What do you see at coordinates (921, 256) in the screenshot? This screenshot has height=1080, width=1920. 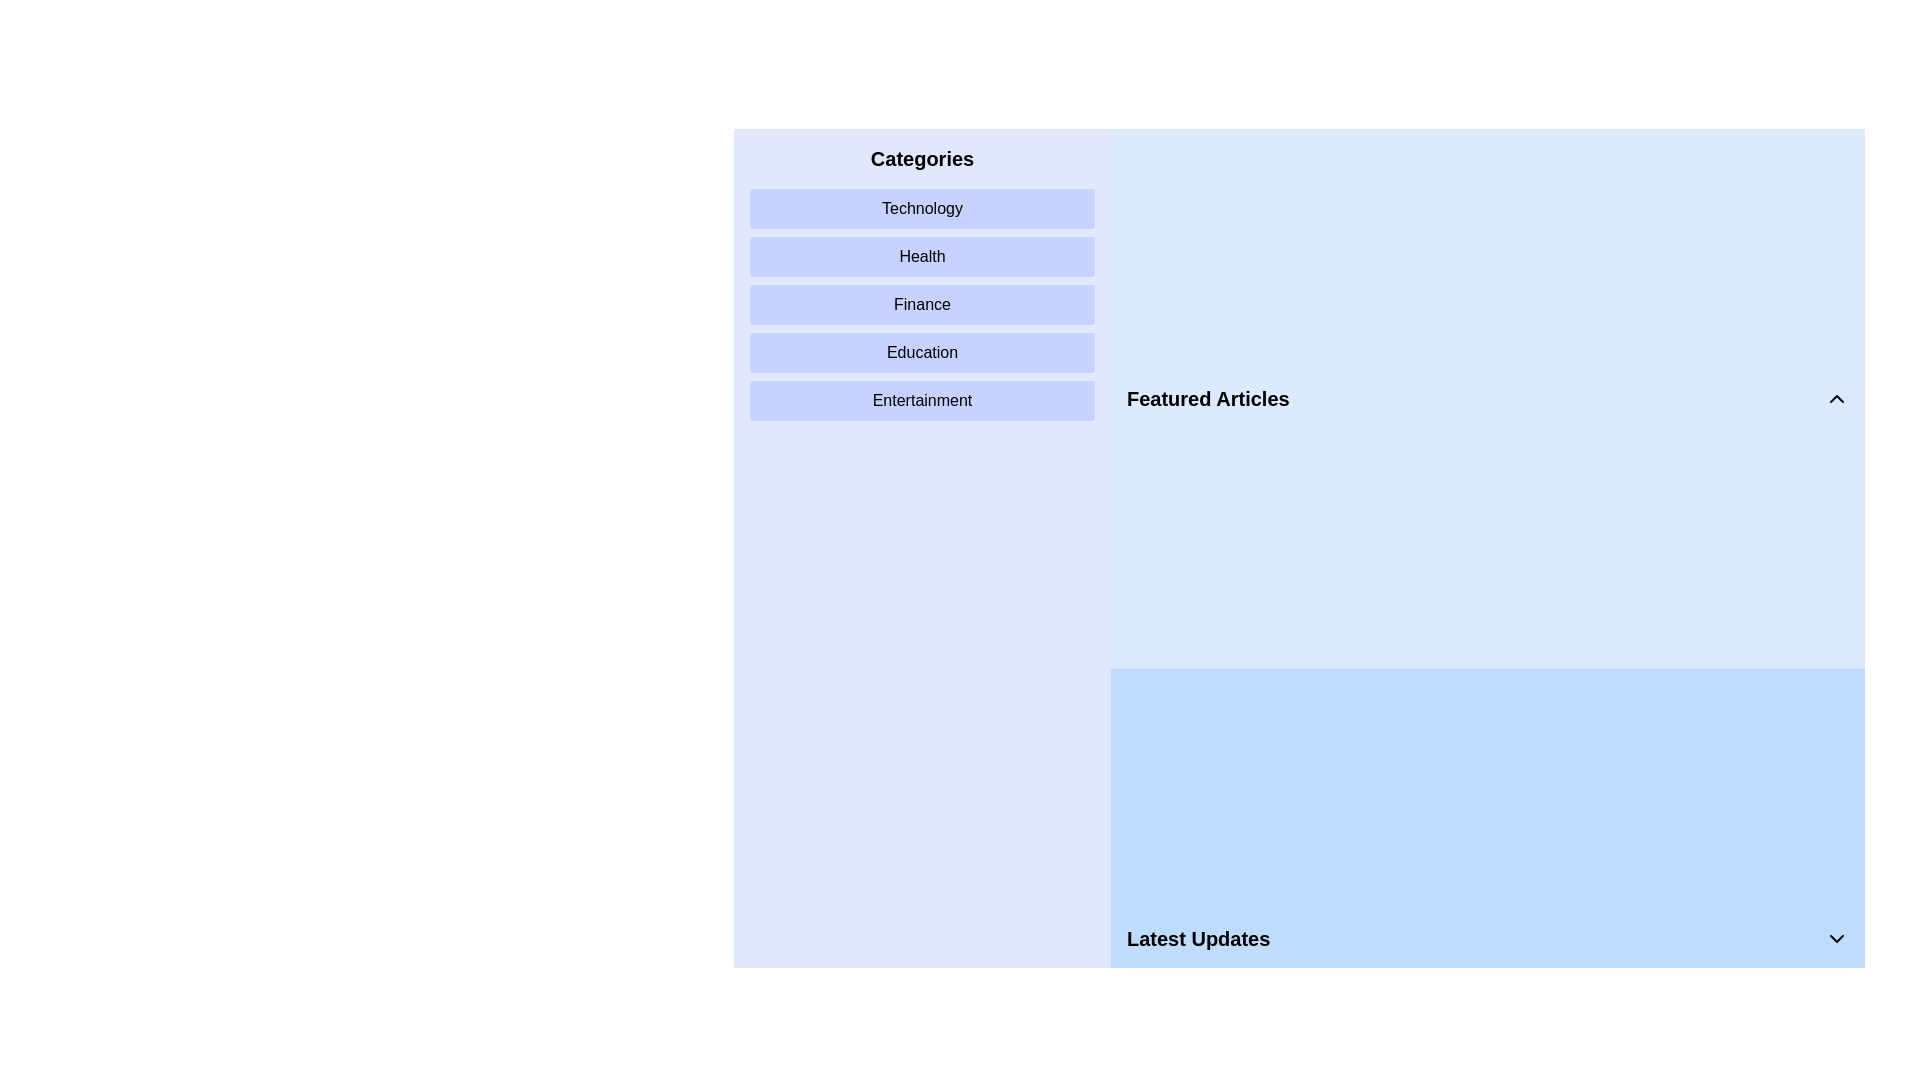 I see `the 'Health' button, which is a horizontally rectangular button with rounded corners, featuring the text 'Health' in black on a light indigo background, positioned below the 'Technology' button and above the 'Finance' button in the 'Categories' section` at bounding box center [921, 256].